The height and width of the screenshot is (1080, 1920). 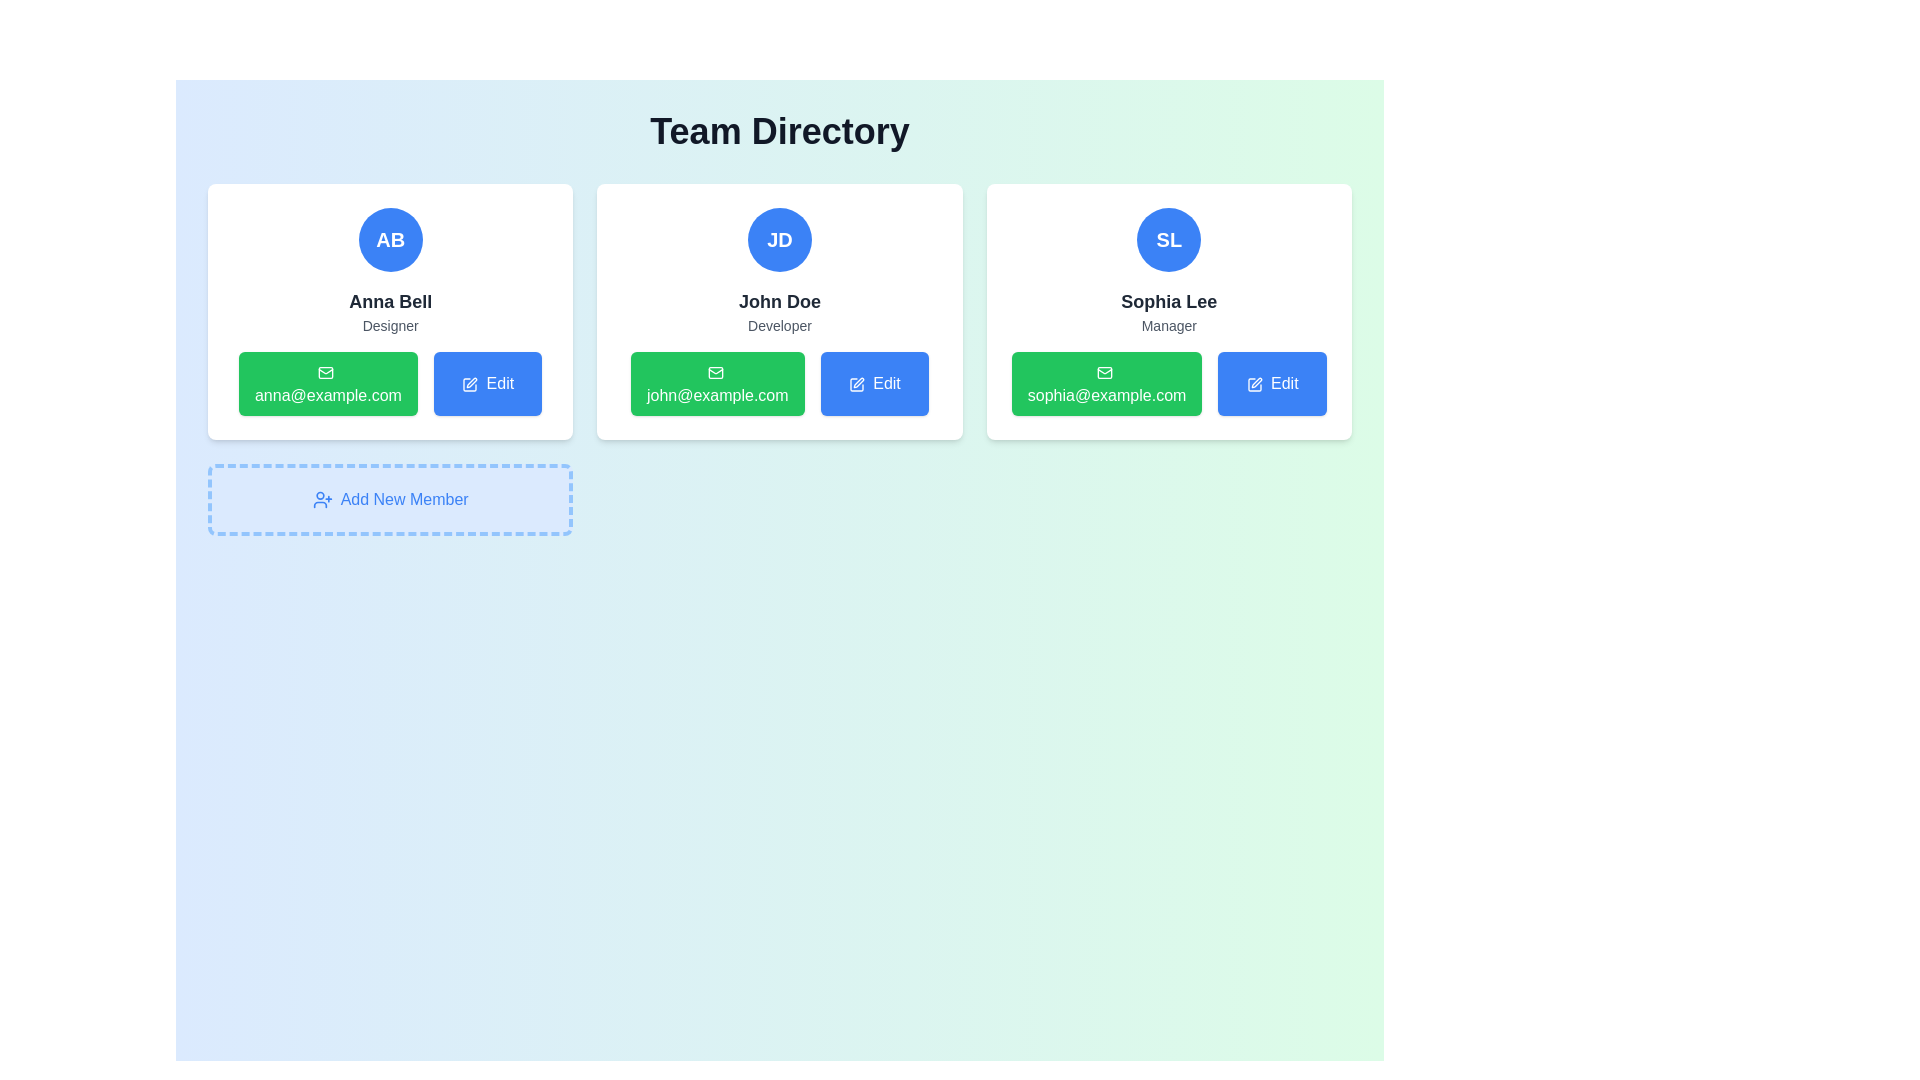 I want to click on the green button labeled 'anna@example.com' within Anna Bell's profile card, so click(x=390, y=384).